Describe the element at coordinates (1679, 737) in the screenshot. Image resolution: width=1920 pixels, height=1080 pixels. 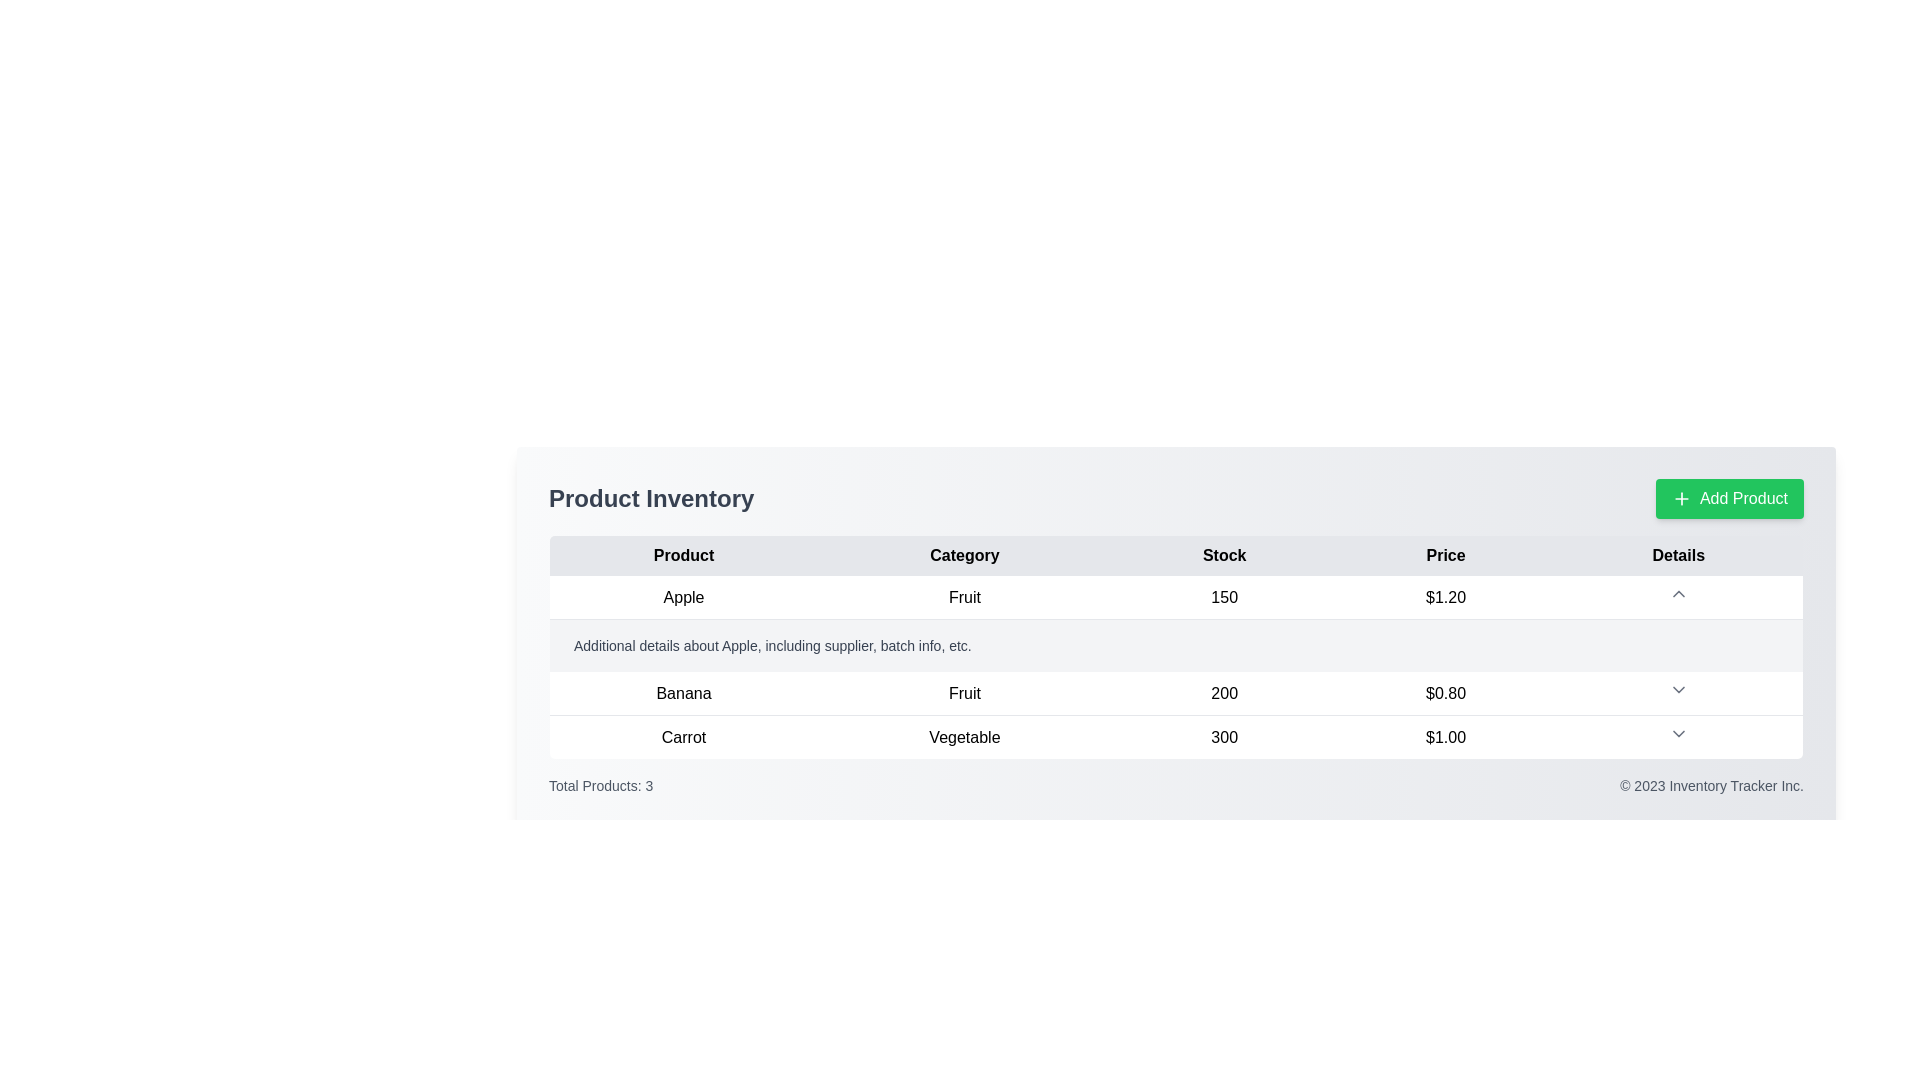
I see `the downward-pointing caret icon in the 'Details' column of the 'Carrot' row` at that location.